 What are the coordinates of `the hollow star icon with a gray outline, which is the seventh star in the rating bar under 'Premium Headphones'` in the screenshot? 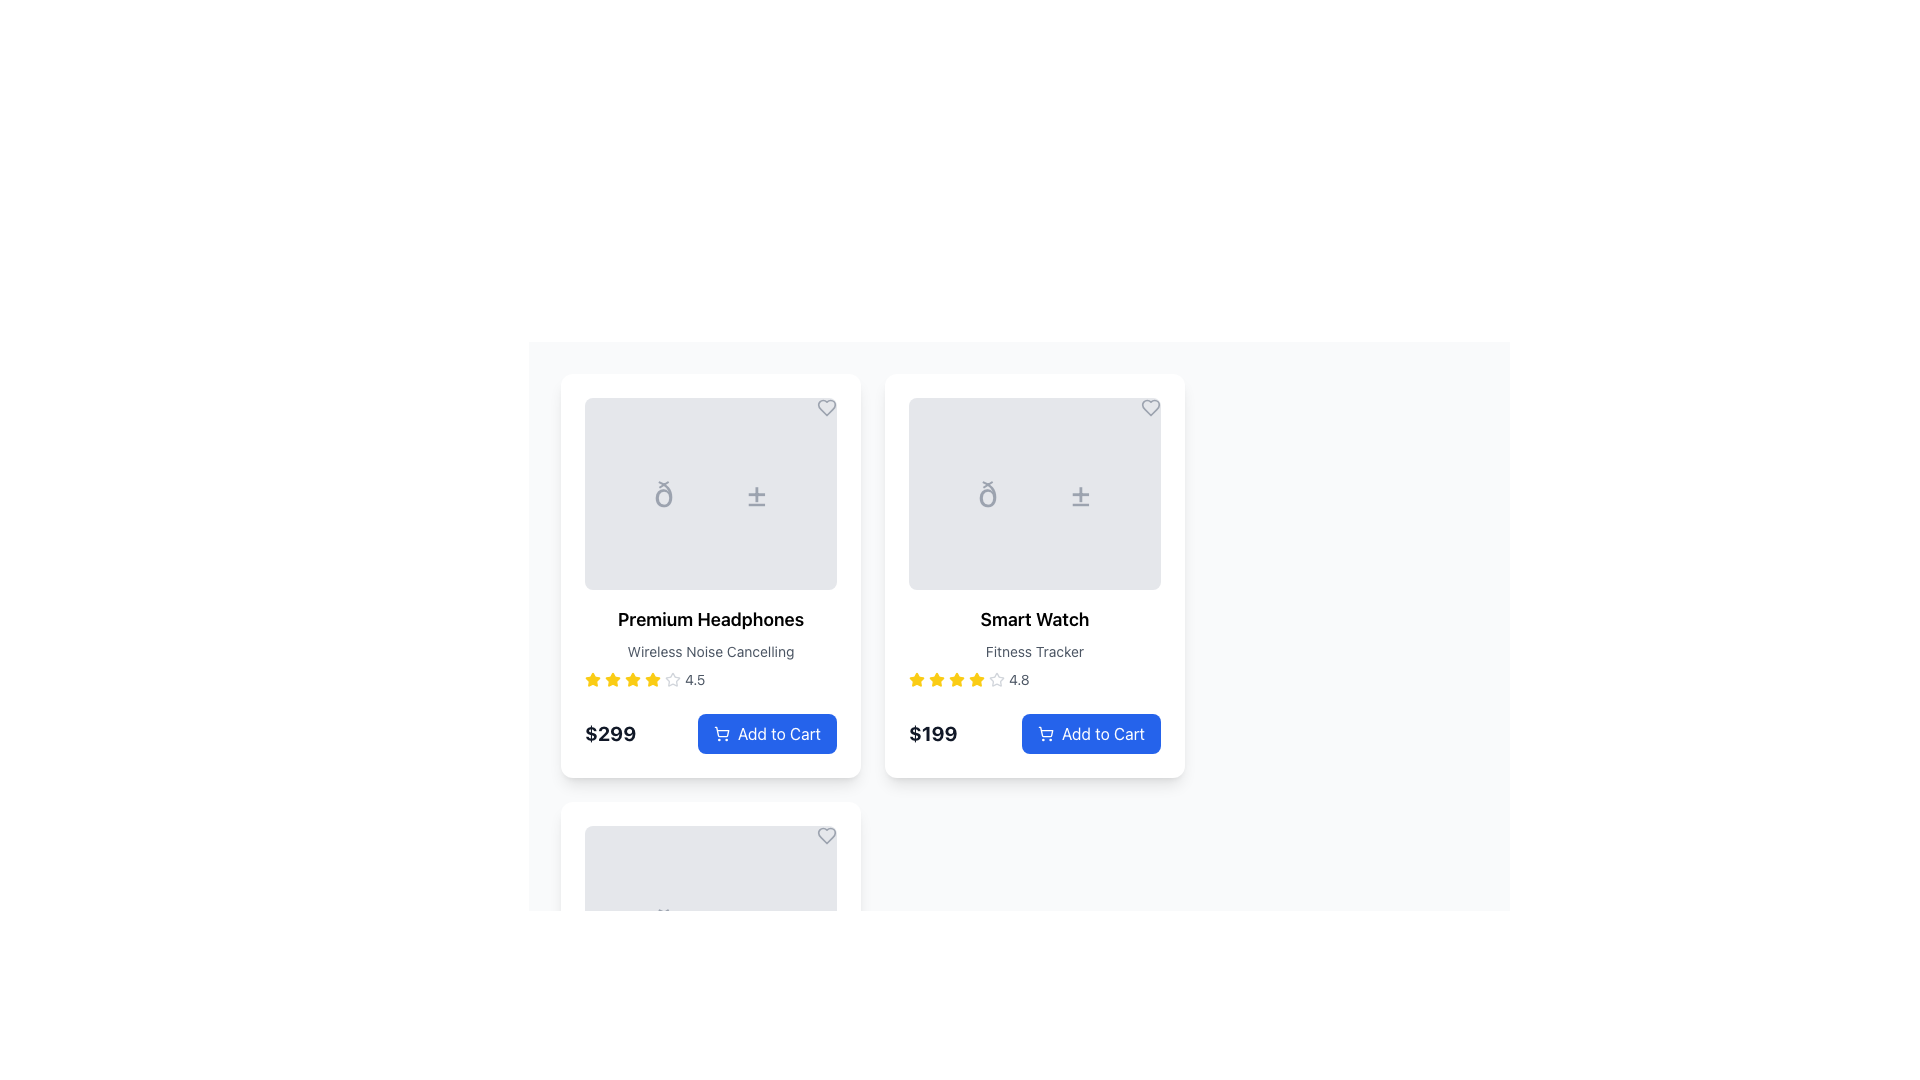 It's located at (672, 678).